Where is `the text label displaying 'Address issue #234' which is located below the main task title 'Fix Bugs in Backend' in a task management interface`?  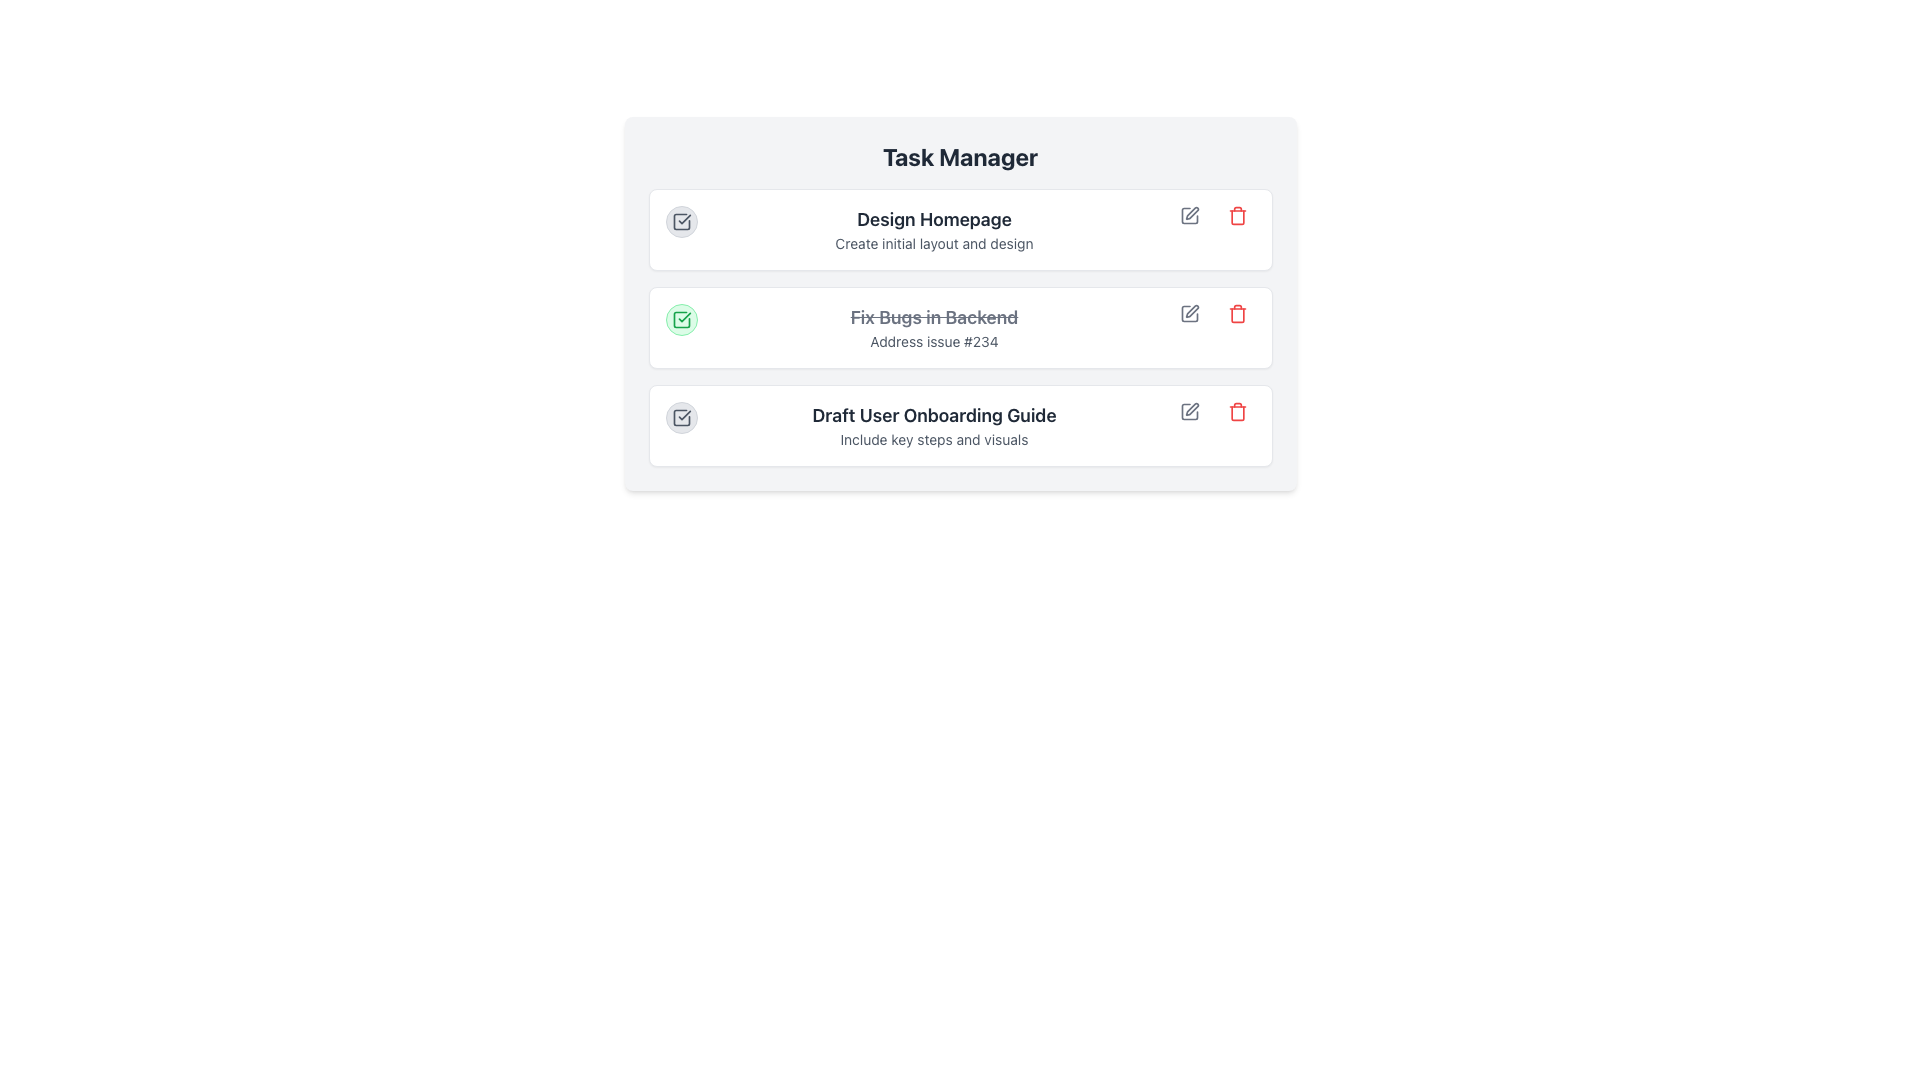
the text label displaying 'Address issue #234' which is located below the main task title 'Fix Bugs in Backend' in a task management interface is located at coordinates (933, 341).